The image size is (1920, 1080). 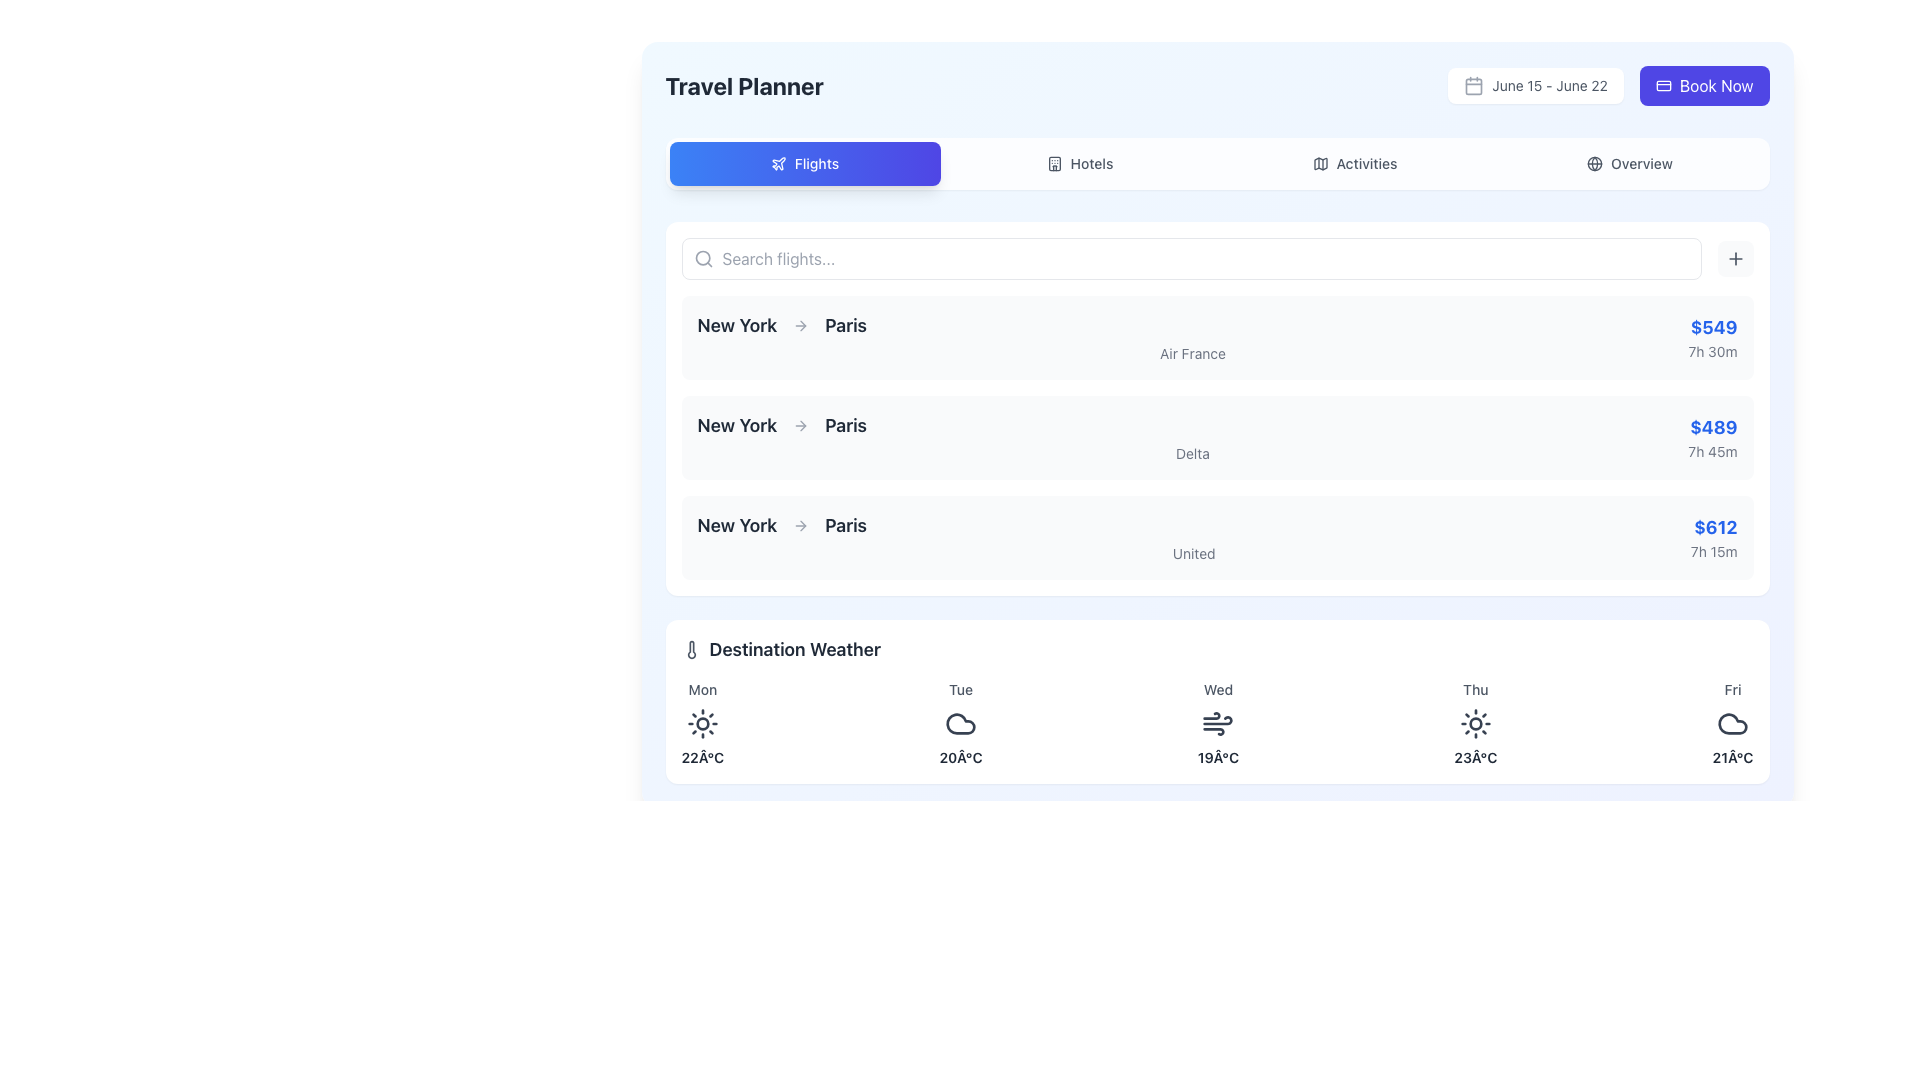 I want to click on the text display element that shows 'June 15 - June 22' in gray font, located in the top-right corner of the interface within a white card, so click(x=1549, y=84).